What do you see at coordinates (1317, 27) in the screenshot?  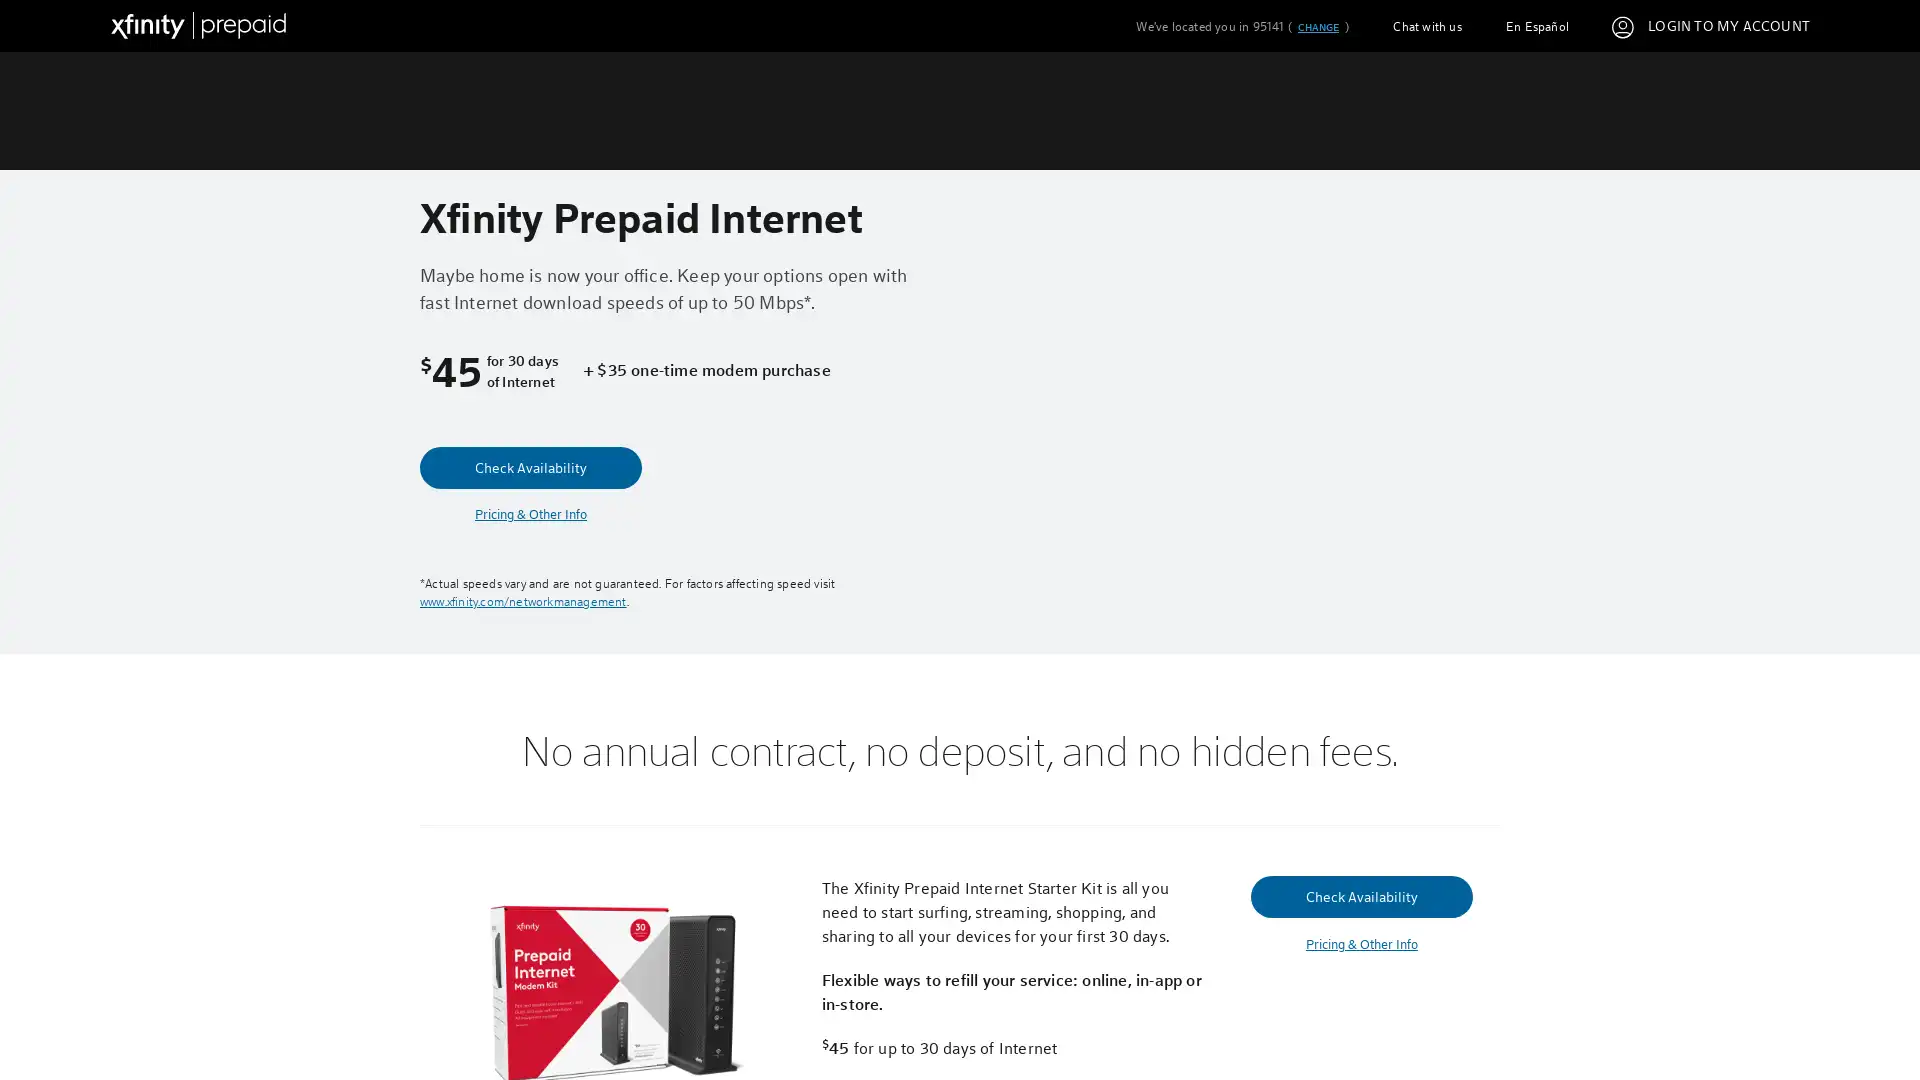 I see `CHANGE` at bounding box center [1317, 27].